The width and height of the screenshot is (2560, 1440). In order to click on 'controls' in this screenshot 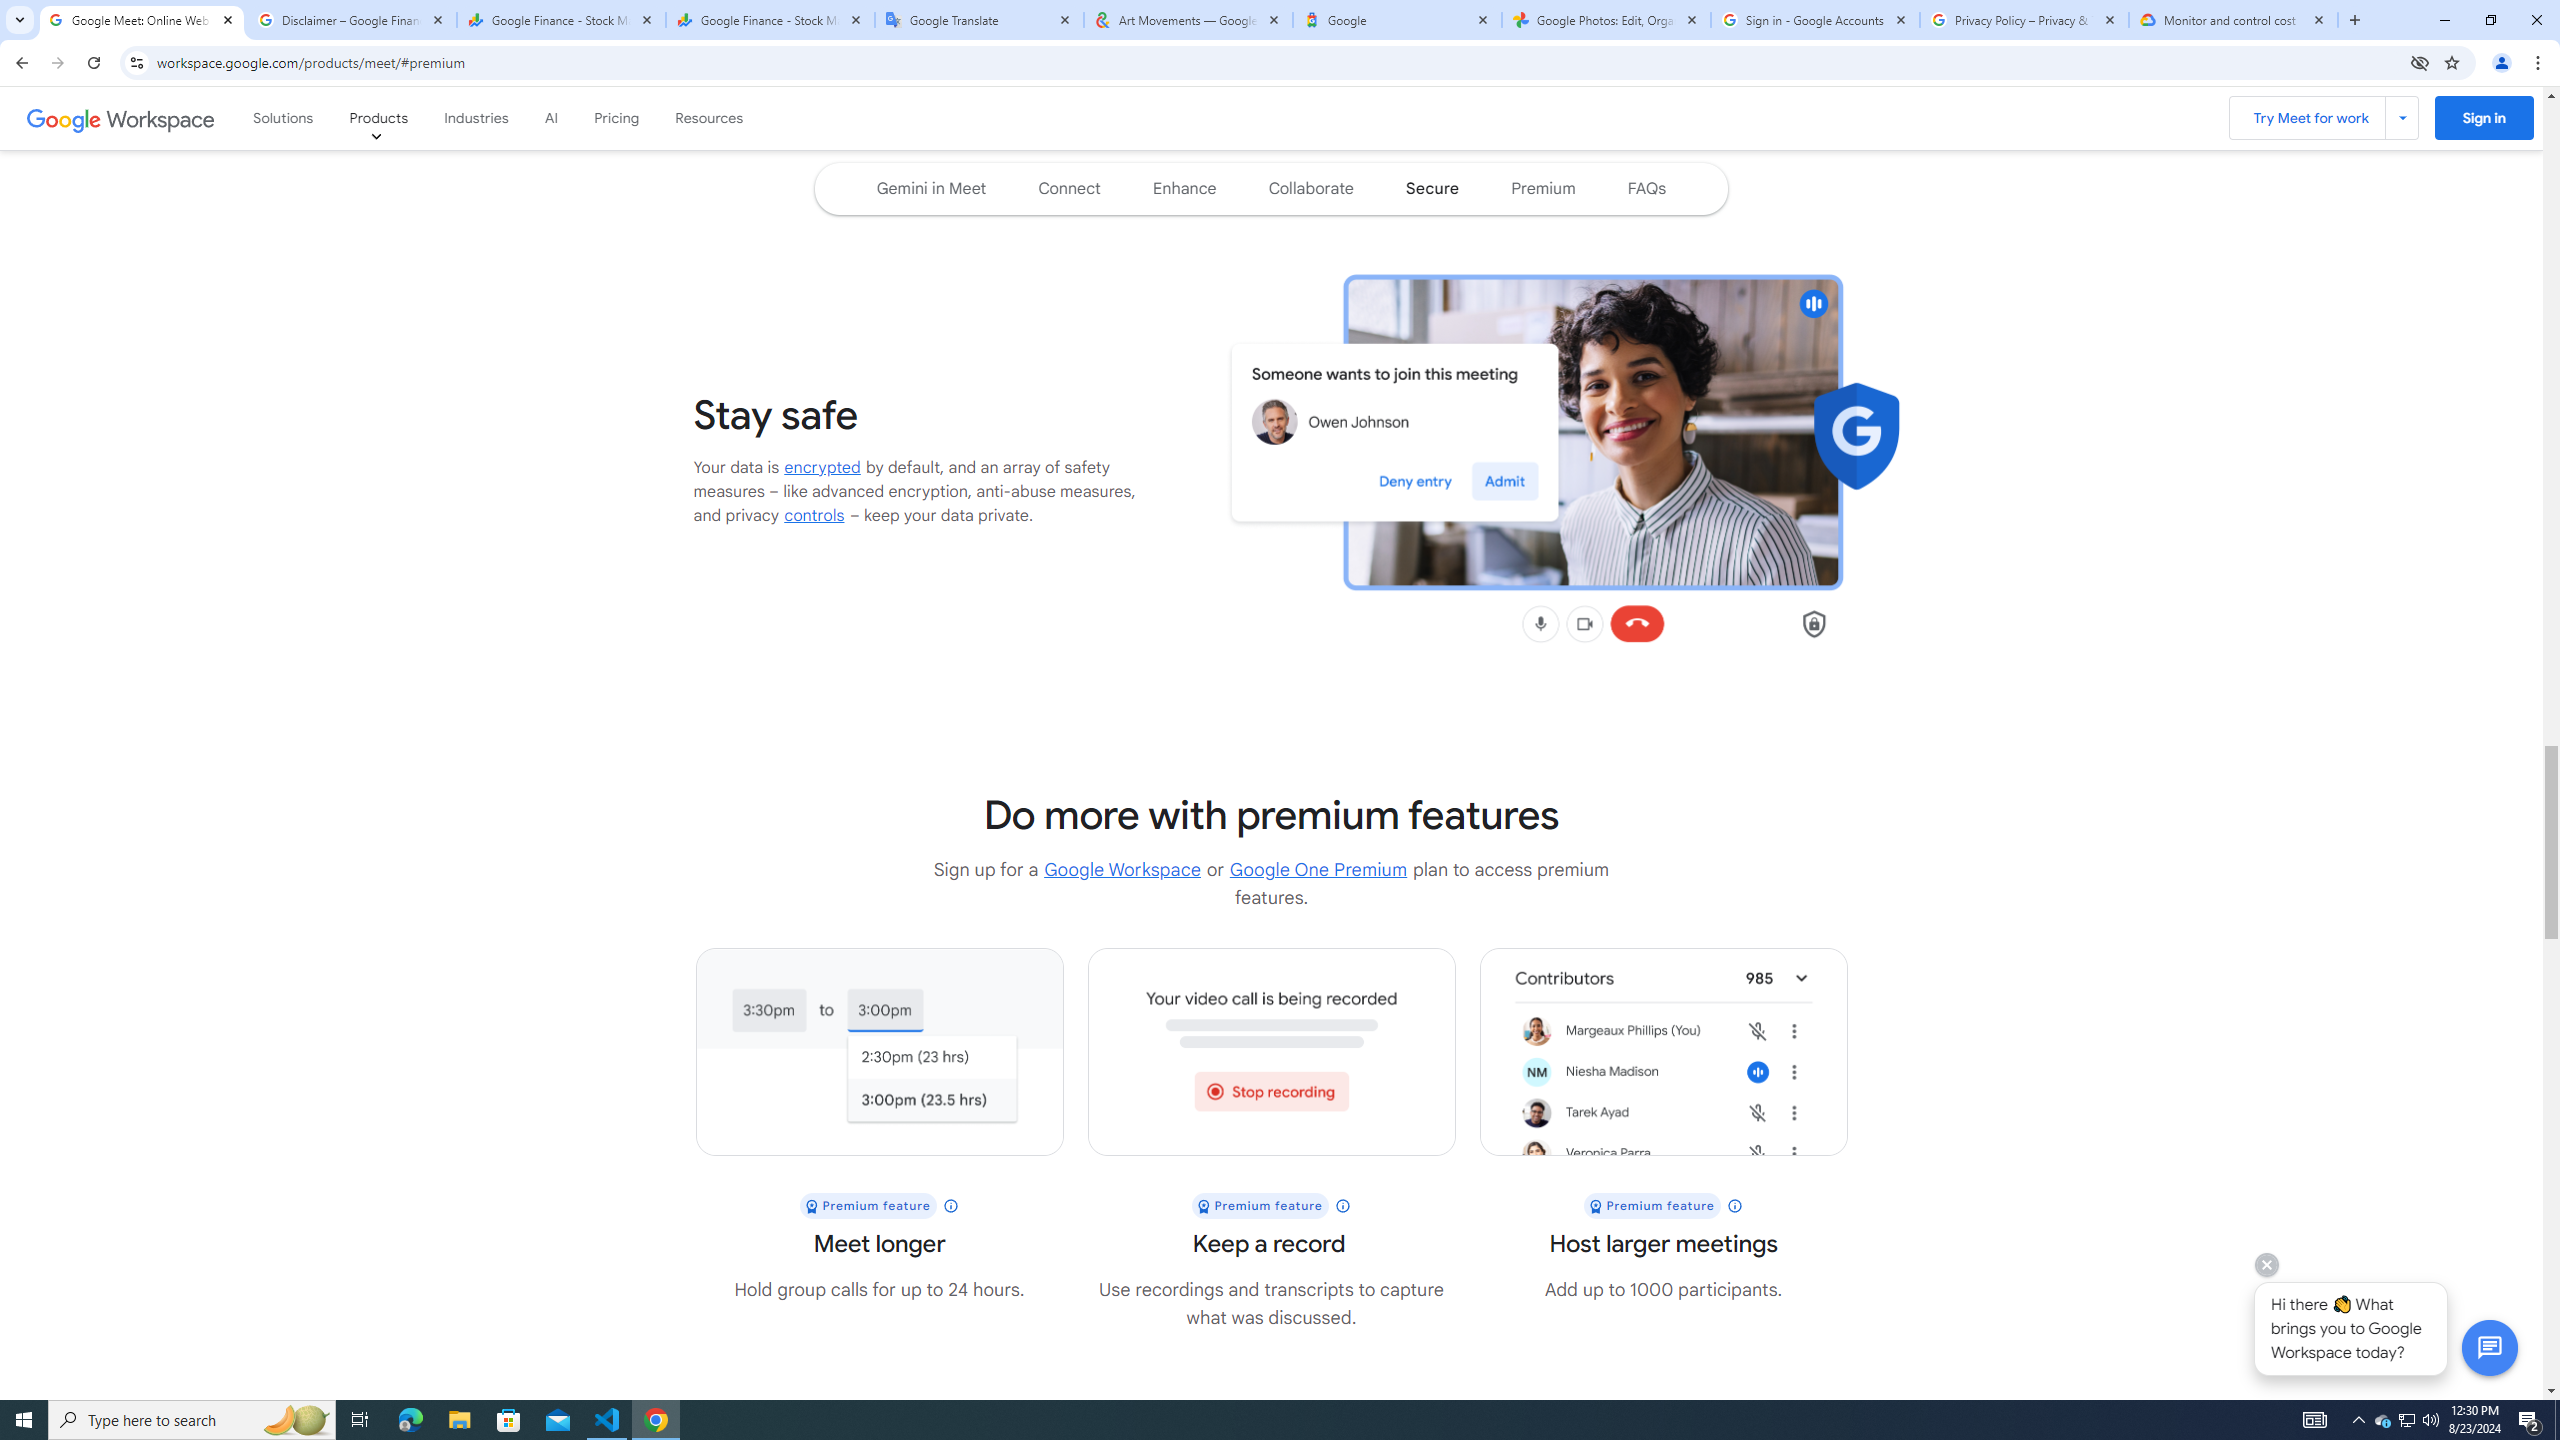, I will do `click(814, 514)`.